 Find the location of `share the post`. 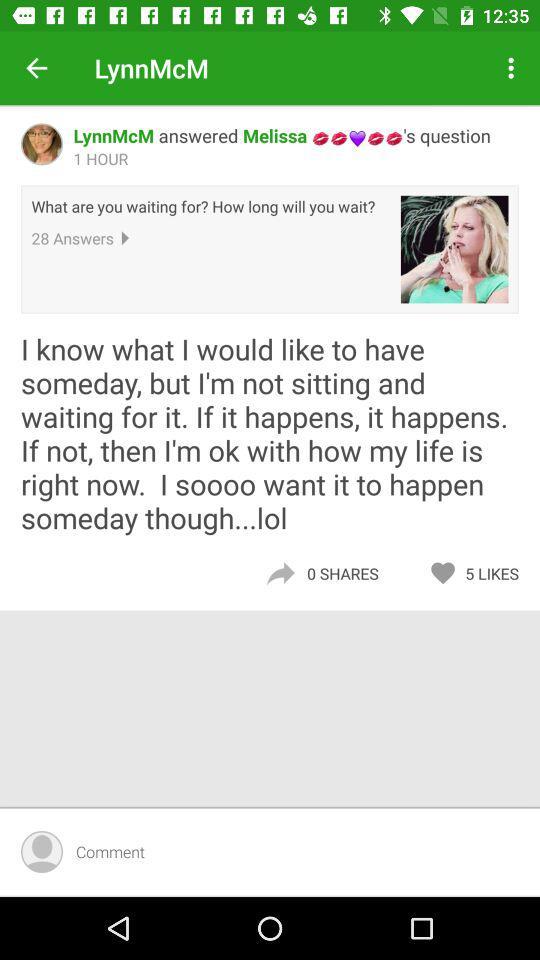

share the post is located at coordinates (279, 573).